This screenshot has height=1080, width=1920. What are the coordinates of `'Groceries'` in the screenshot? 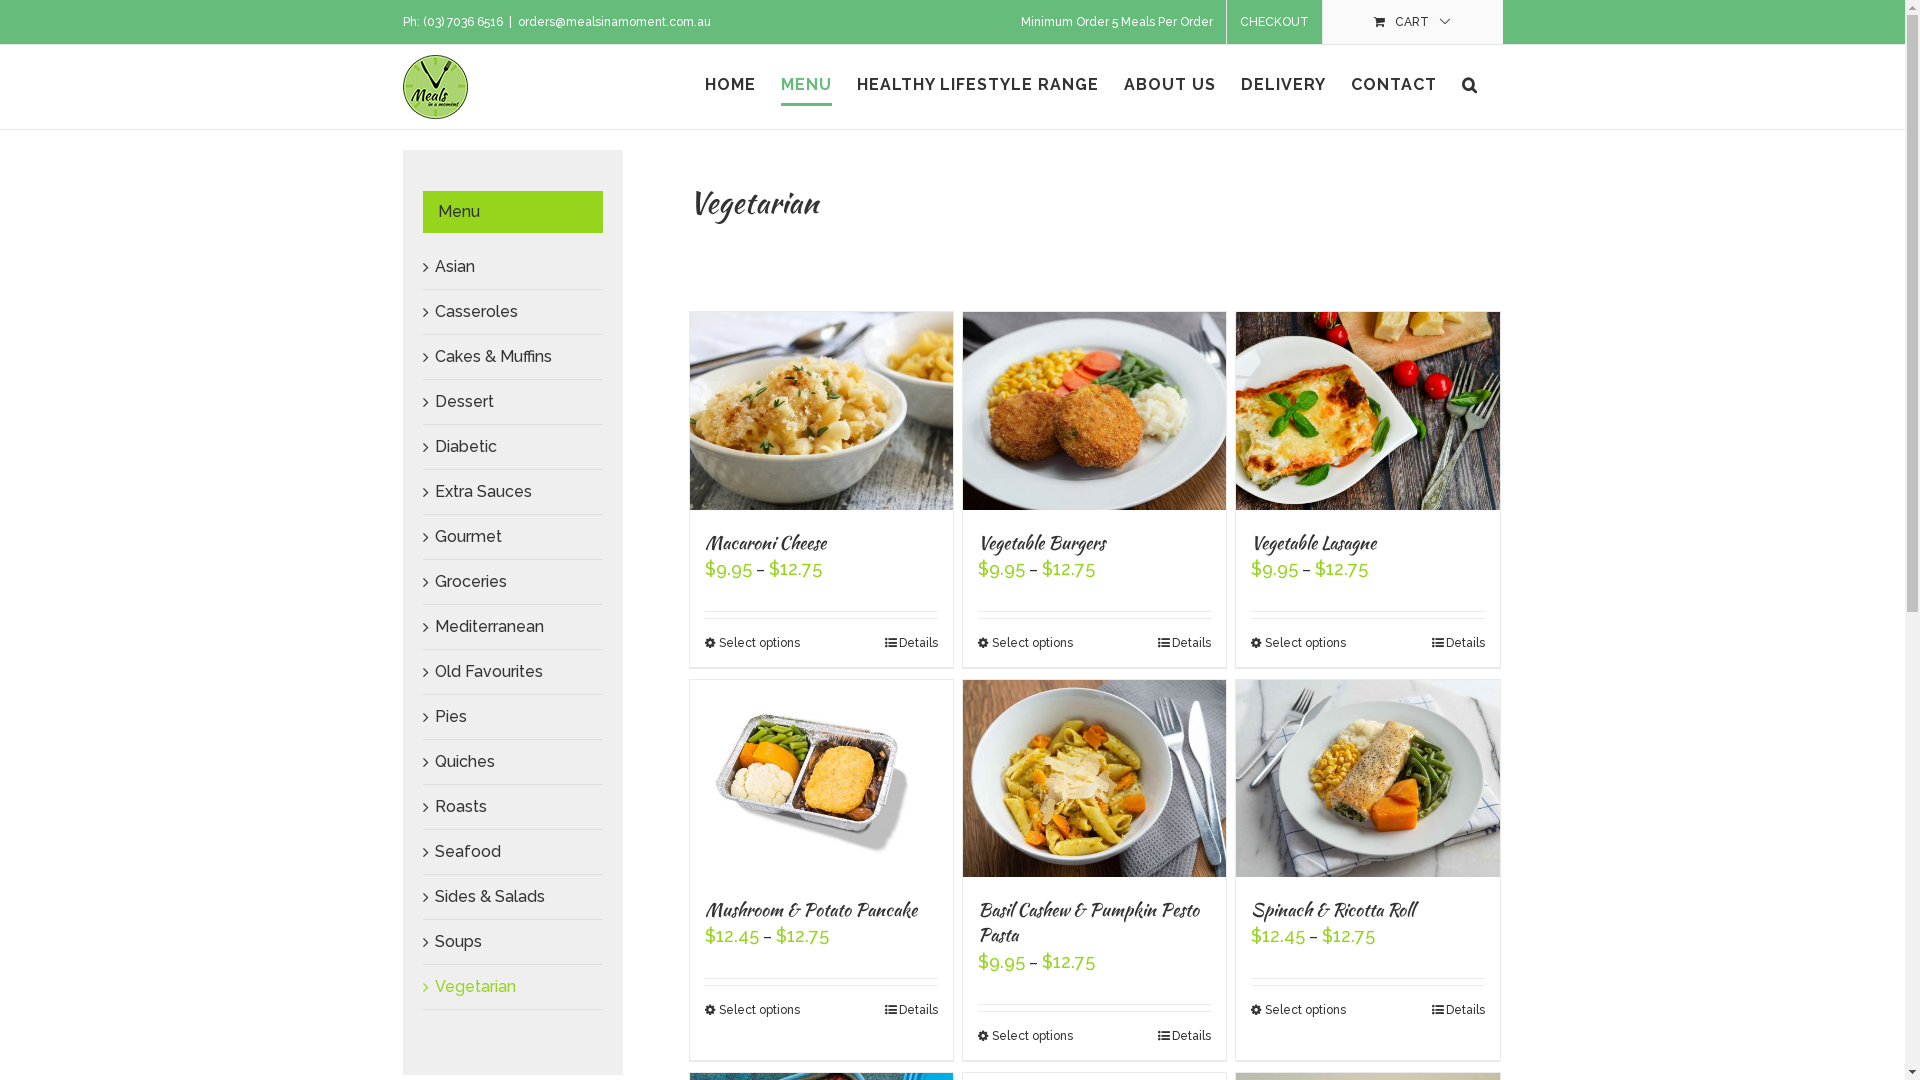 It's located at (469, 581).